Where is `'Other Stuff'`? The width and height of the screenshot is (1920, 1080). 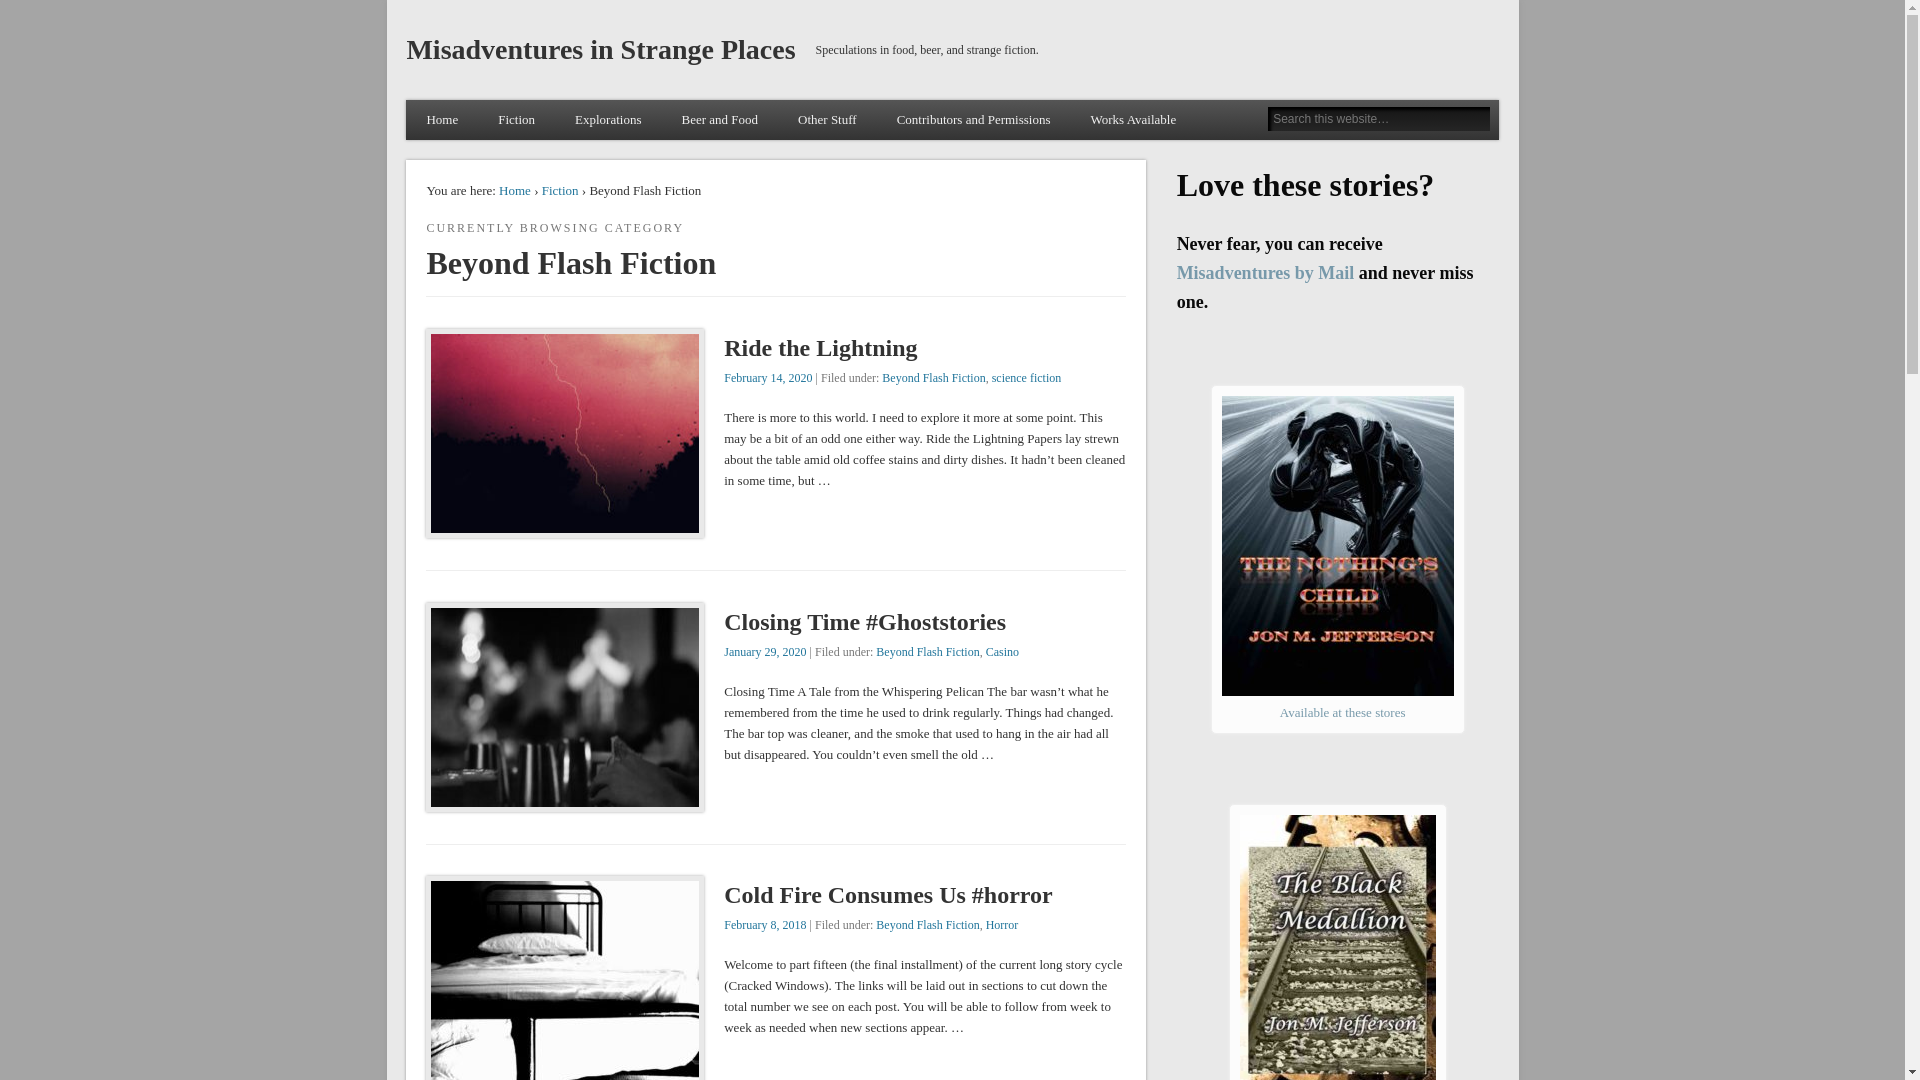
'Other Stuff' is located at coordinates (827, 119).